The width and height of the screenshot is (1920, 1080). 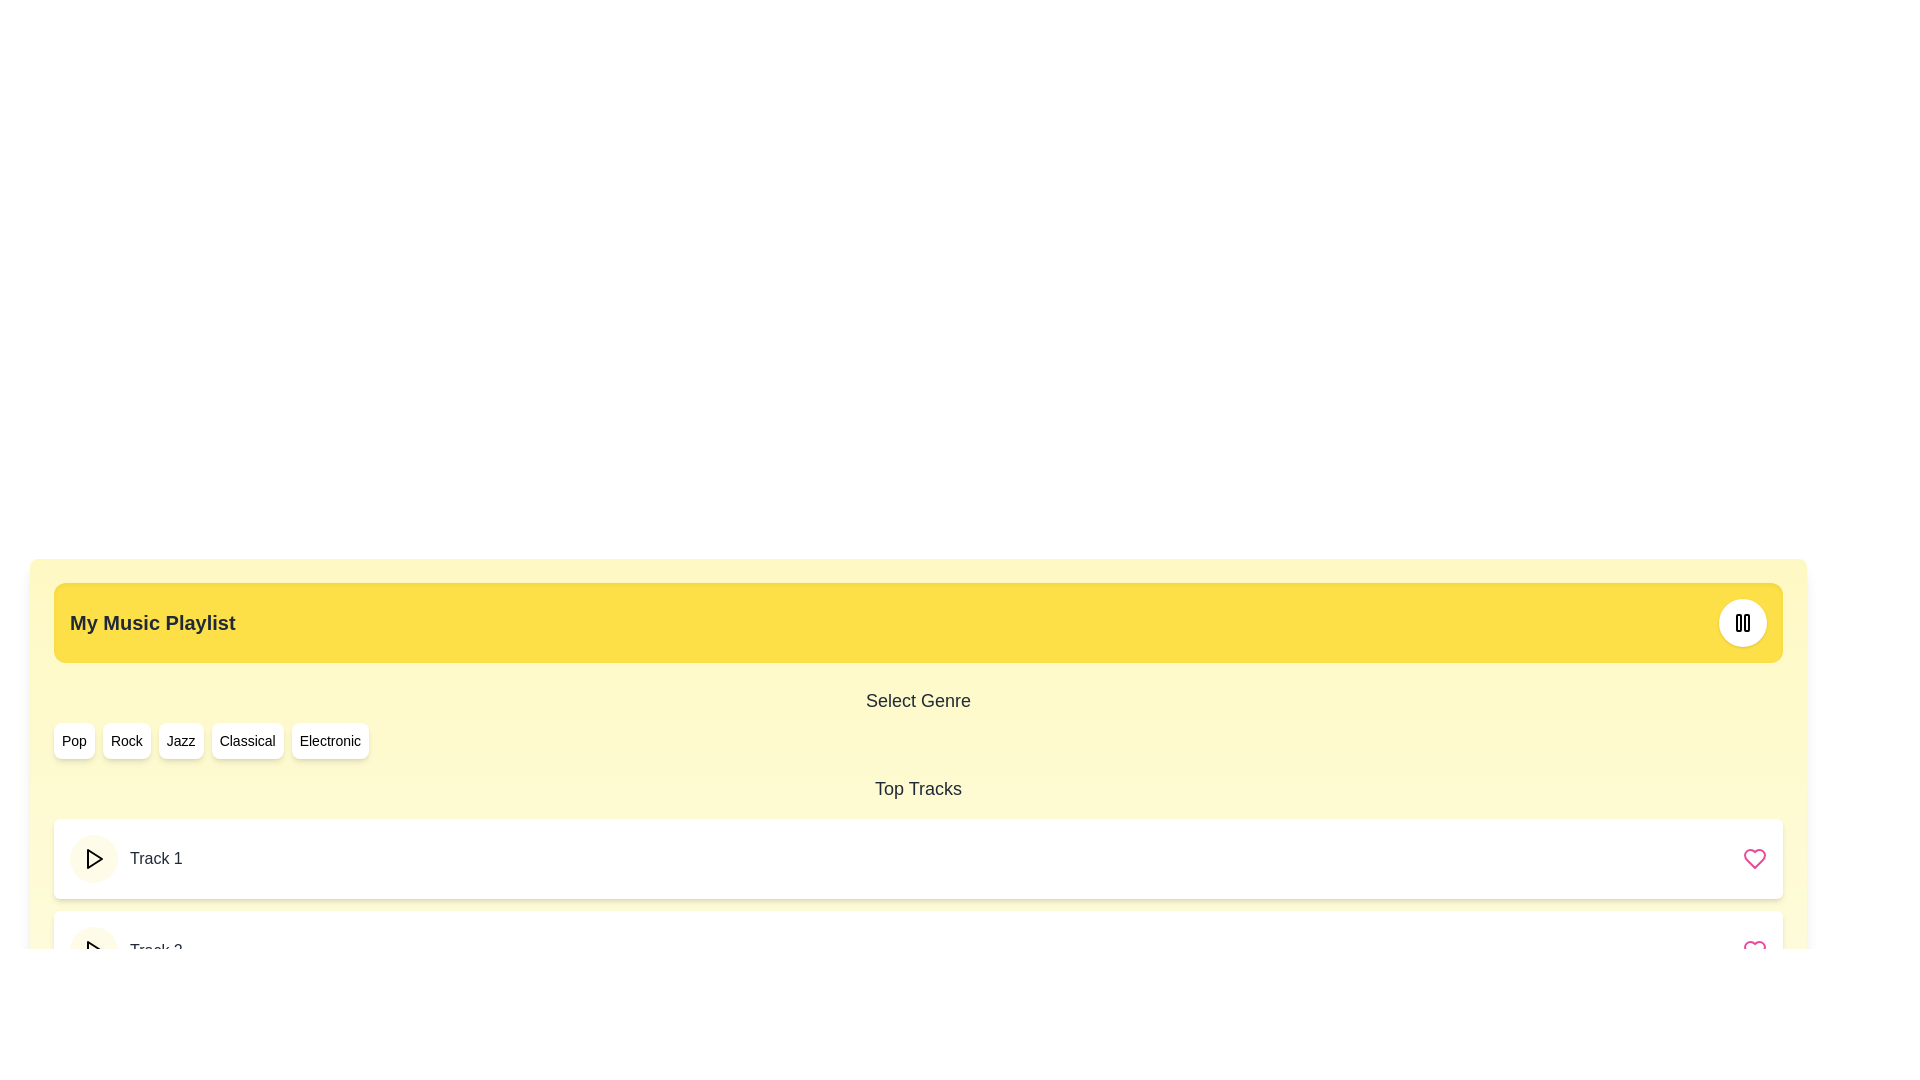 What do you see at coordinates (94, 950) in the screenshot?
I see `the play button located at the top-left corner of the area associated with 'Track 2' to initiate playback of the track` at bounding box center [94, 950].